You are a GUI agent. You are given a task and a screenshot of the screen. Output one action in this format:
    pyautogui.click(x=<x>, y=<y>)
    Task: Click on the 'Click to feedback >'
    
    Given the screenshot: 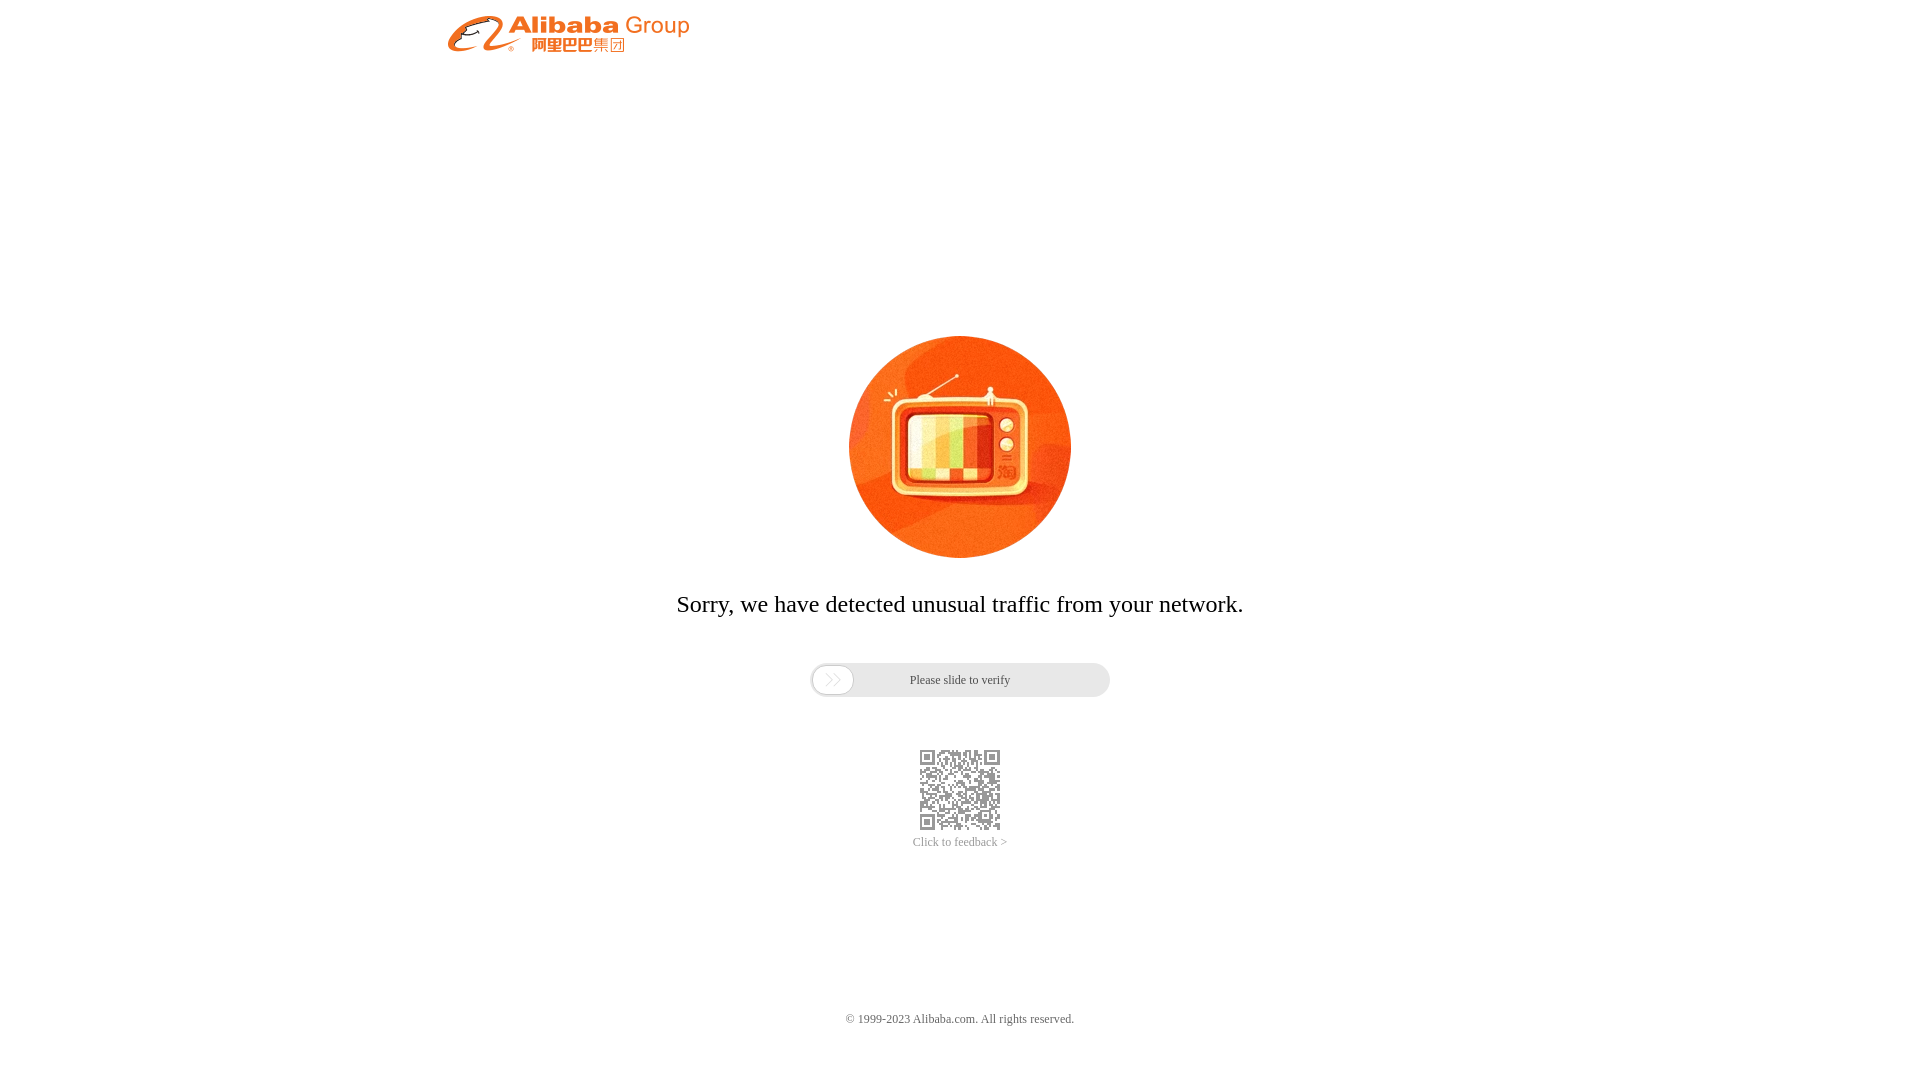 What is the action you would take?
    pyautogui.click(x=960, y=842)
    